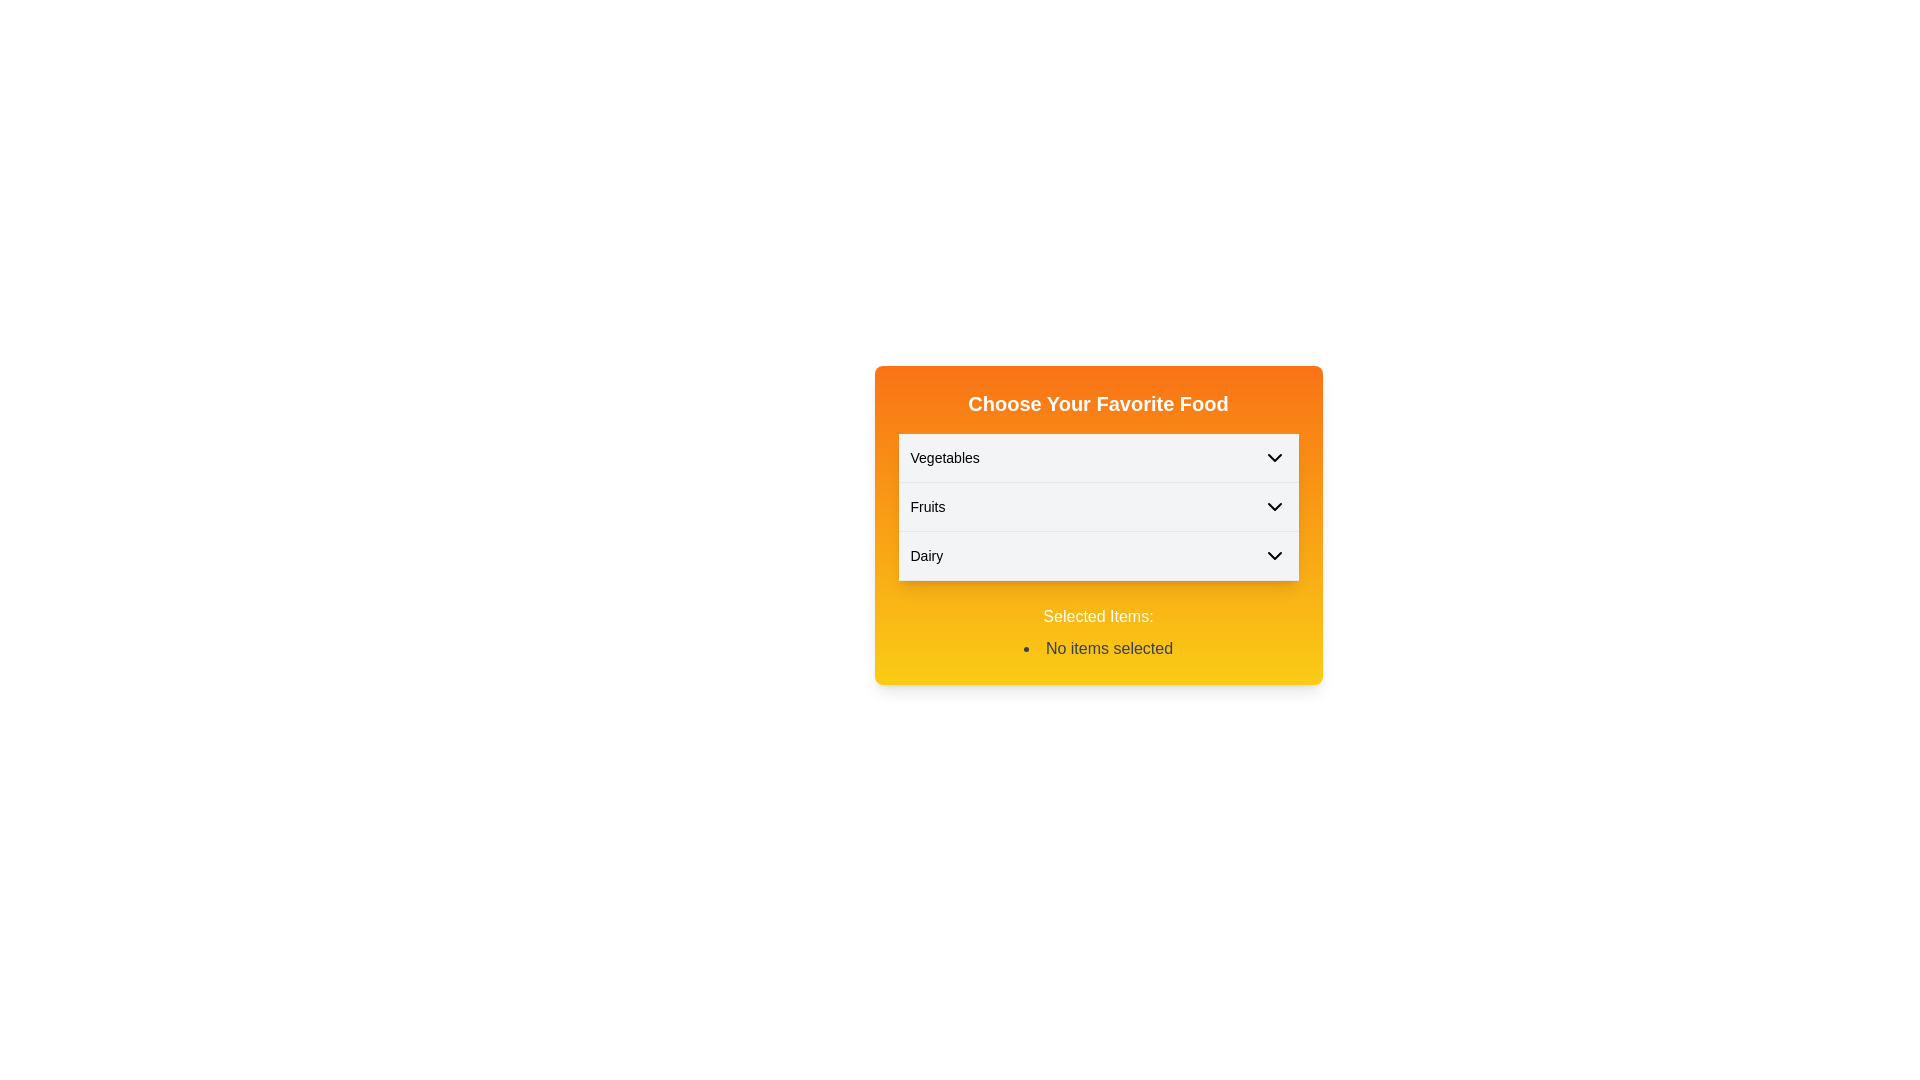 This screenshot has width=1920, height=1080. I want to click on the Text Header at the top section of the card, which features bold white text on an orange background, so click(1097, 404).